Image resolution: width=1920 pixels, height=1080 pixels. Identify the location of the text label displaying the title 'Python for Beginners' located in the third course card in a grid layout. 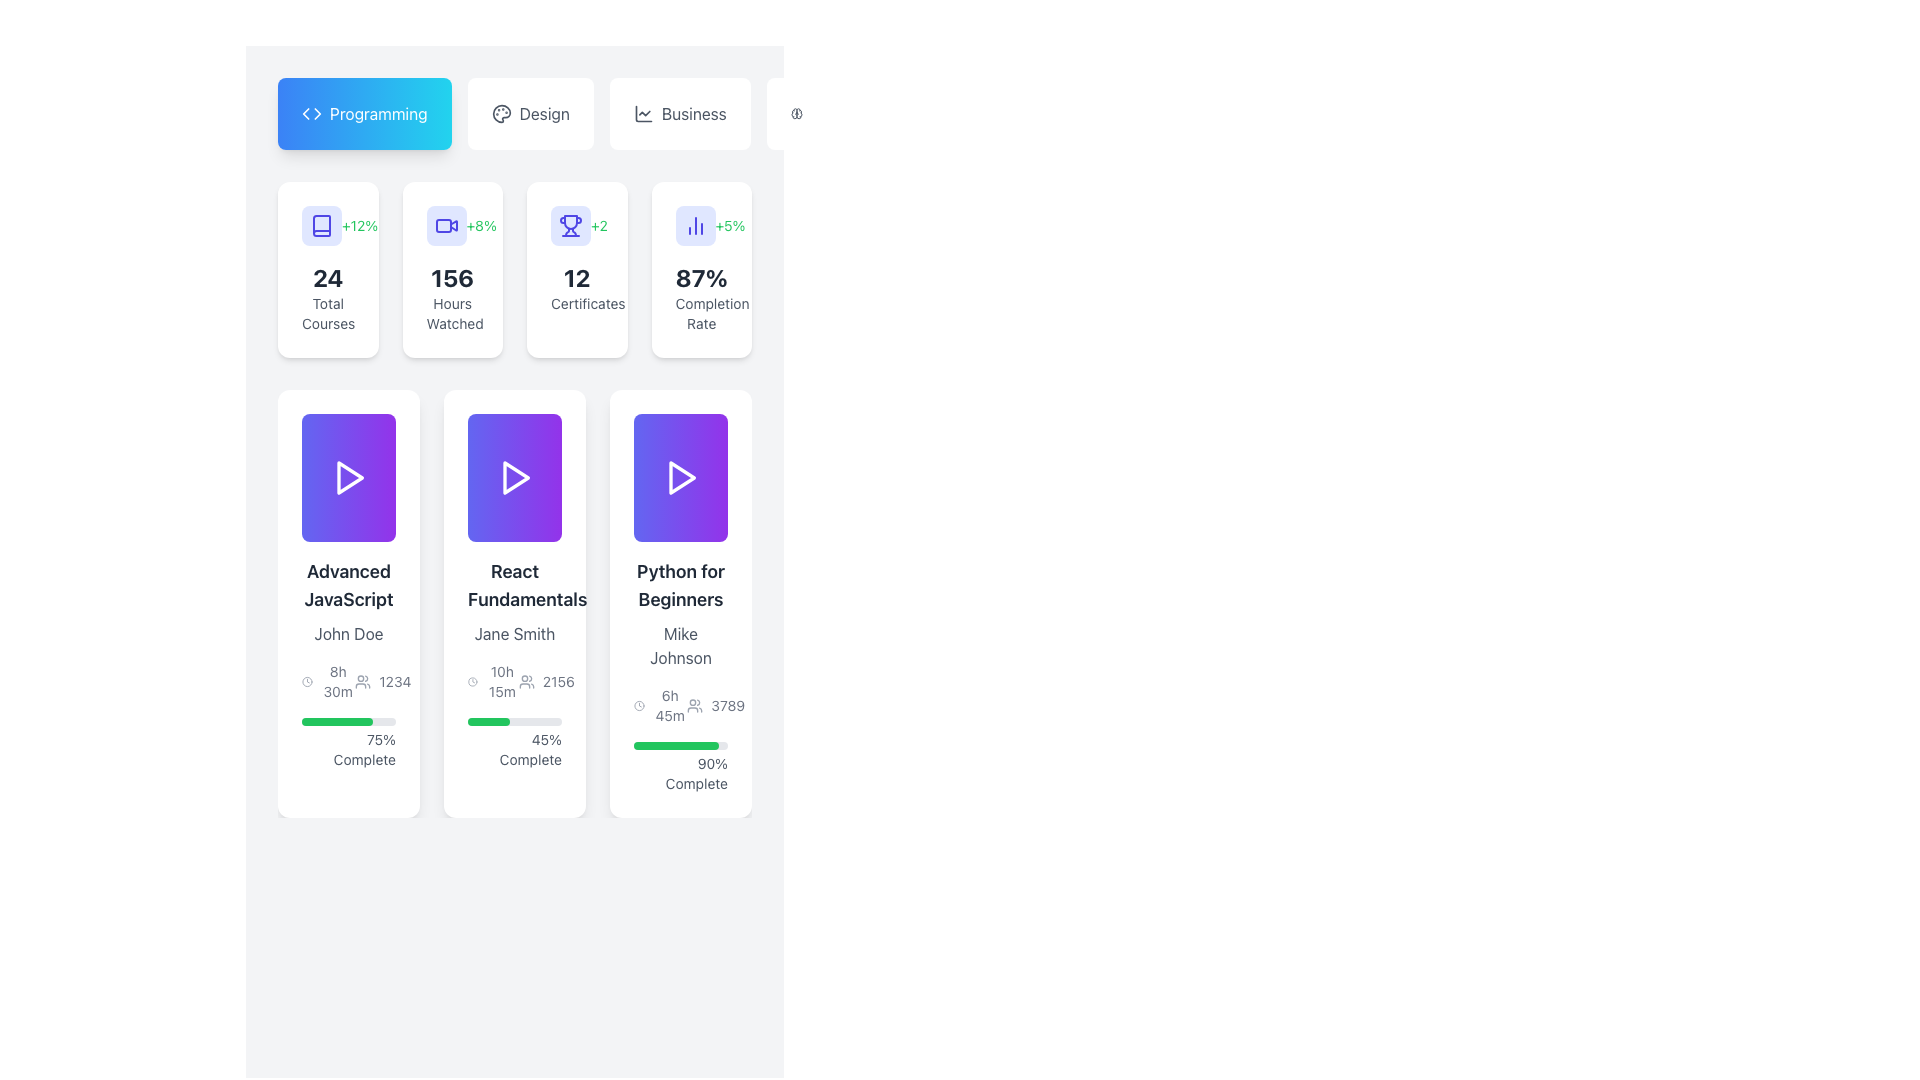
(681, 585).